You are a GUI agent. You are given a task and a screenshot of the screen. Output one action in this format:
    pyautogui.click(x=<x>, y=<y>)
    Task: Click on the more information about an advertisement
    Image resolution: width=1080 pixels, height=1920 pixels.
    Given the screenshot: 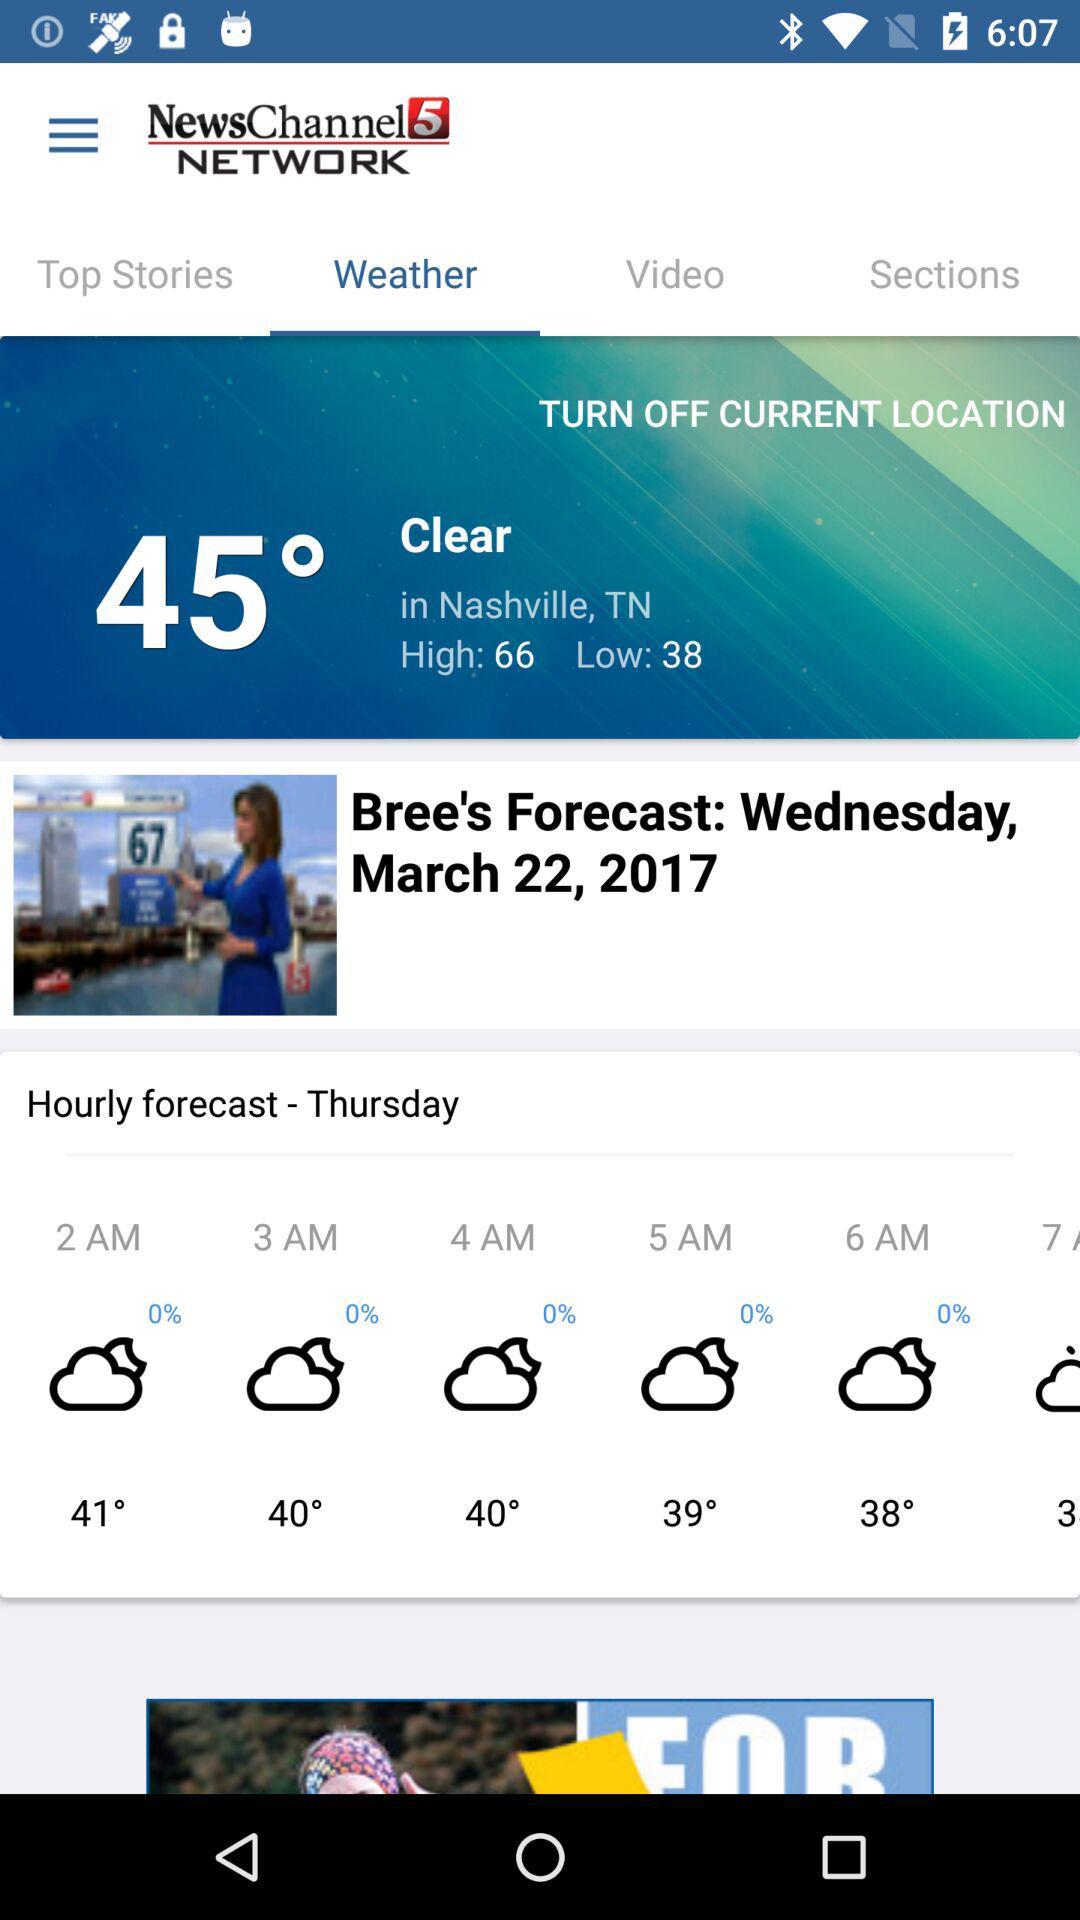 What is the action you would take?
    pyautogui.click(x=540, y=1745)
    